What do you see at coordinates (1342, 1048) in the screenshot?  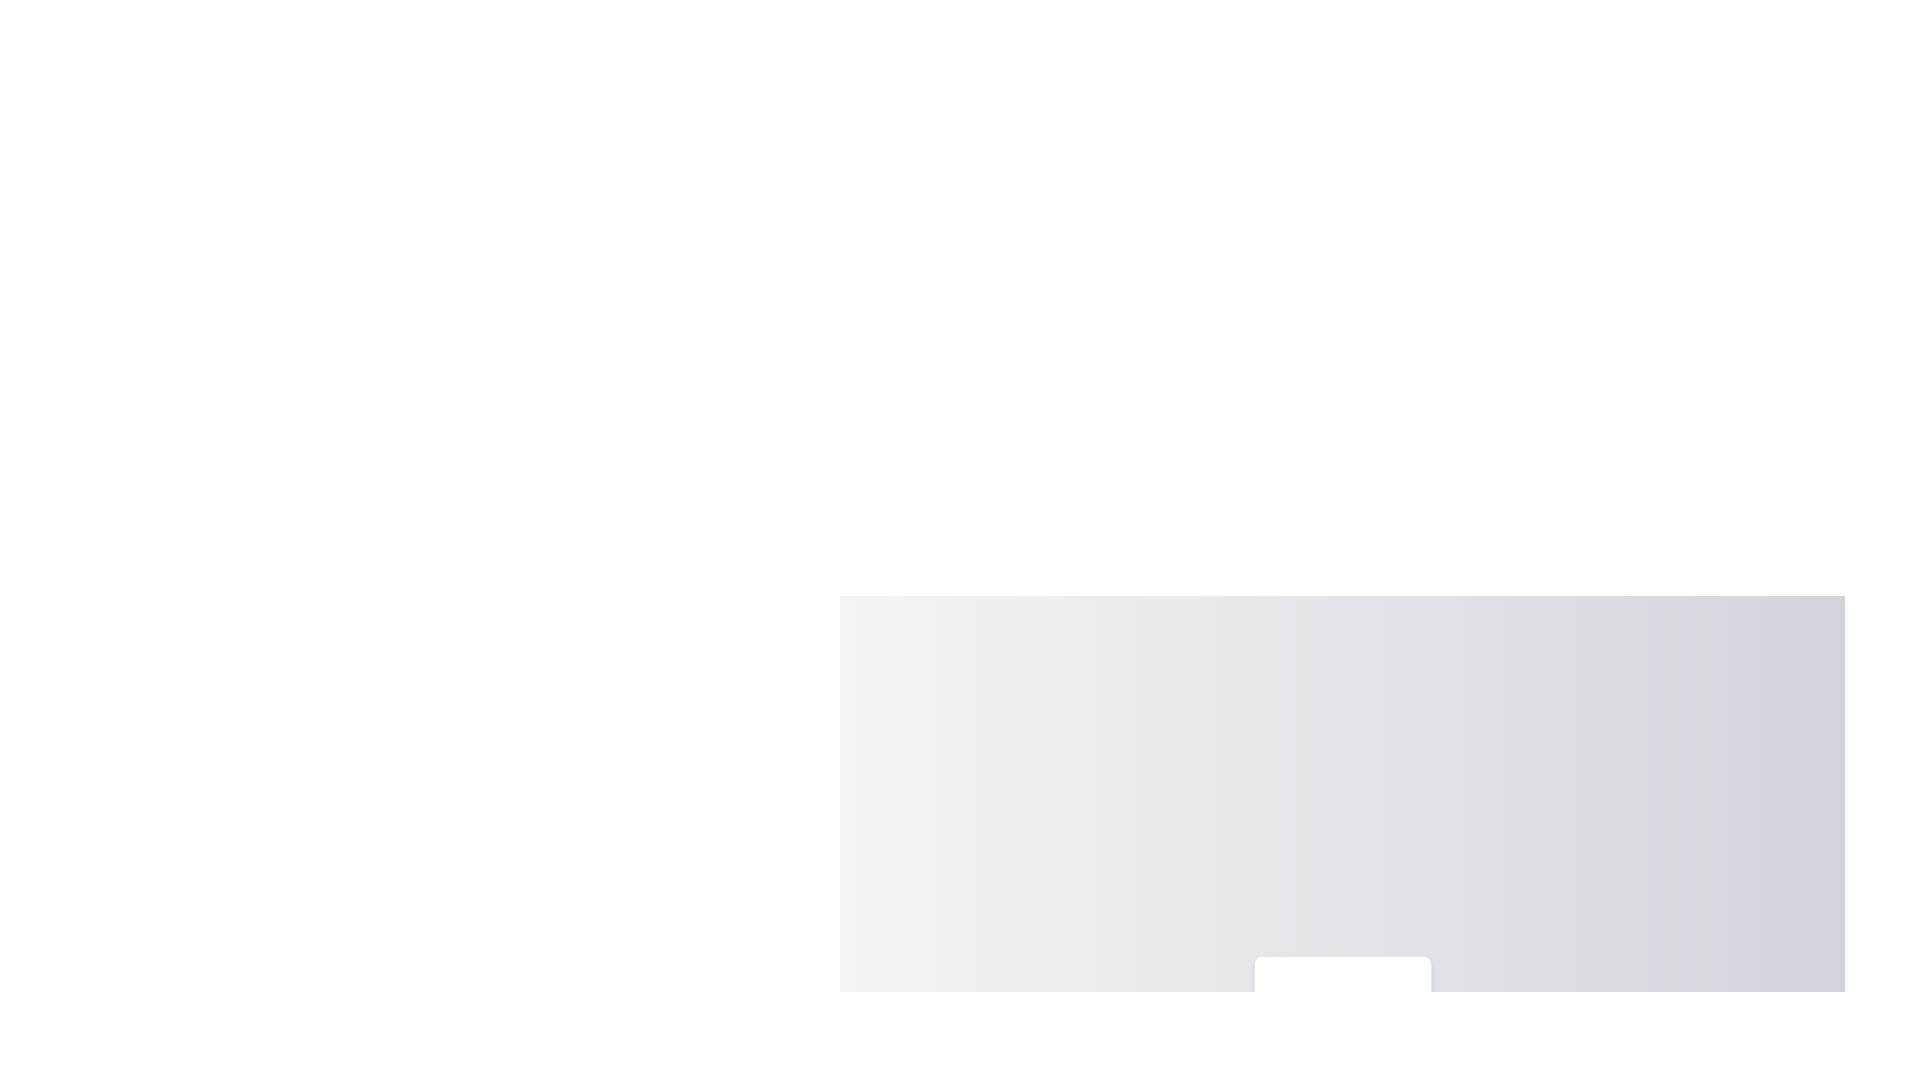 I see `the menu item labeled Settings to highlight it` at bounding box center [1342, 1048].